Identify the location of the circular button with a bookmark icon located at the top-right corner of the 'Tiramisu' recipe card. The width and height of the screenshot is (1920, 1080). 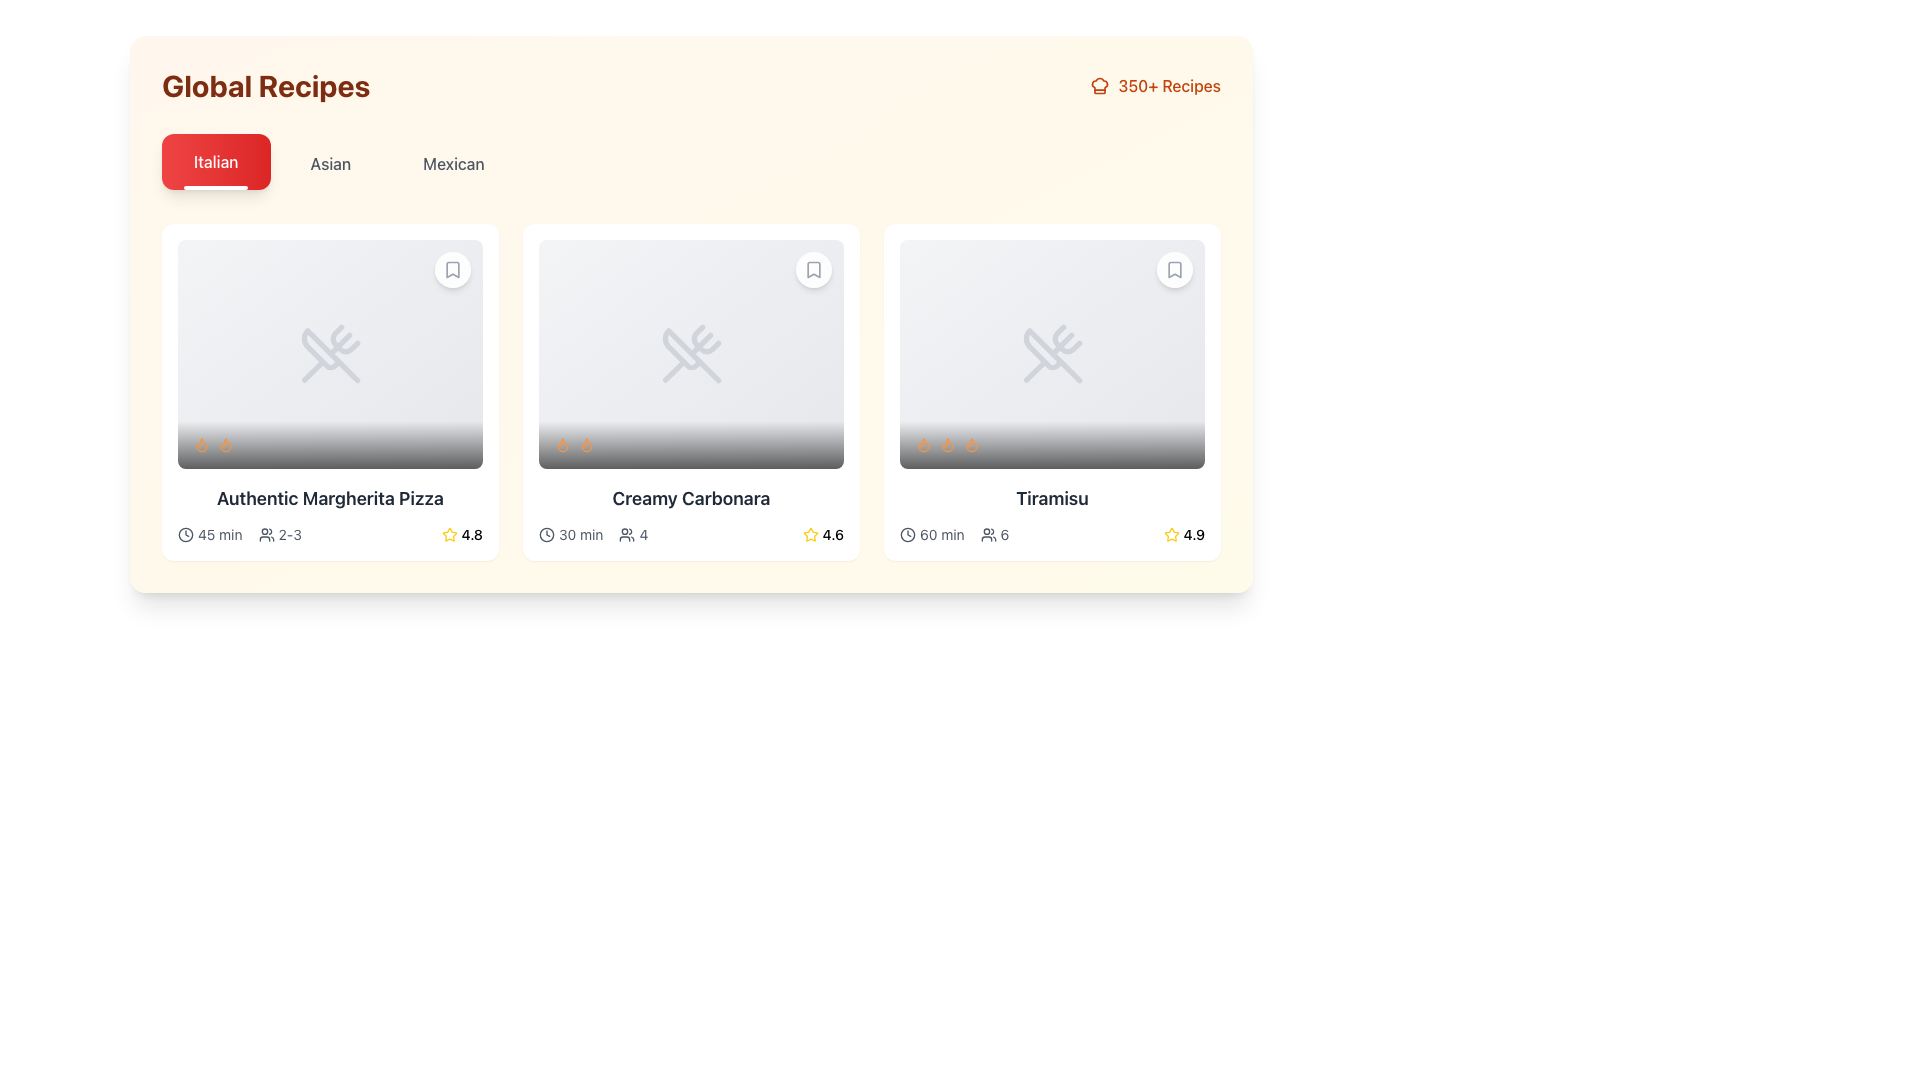
(1175, 270).